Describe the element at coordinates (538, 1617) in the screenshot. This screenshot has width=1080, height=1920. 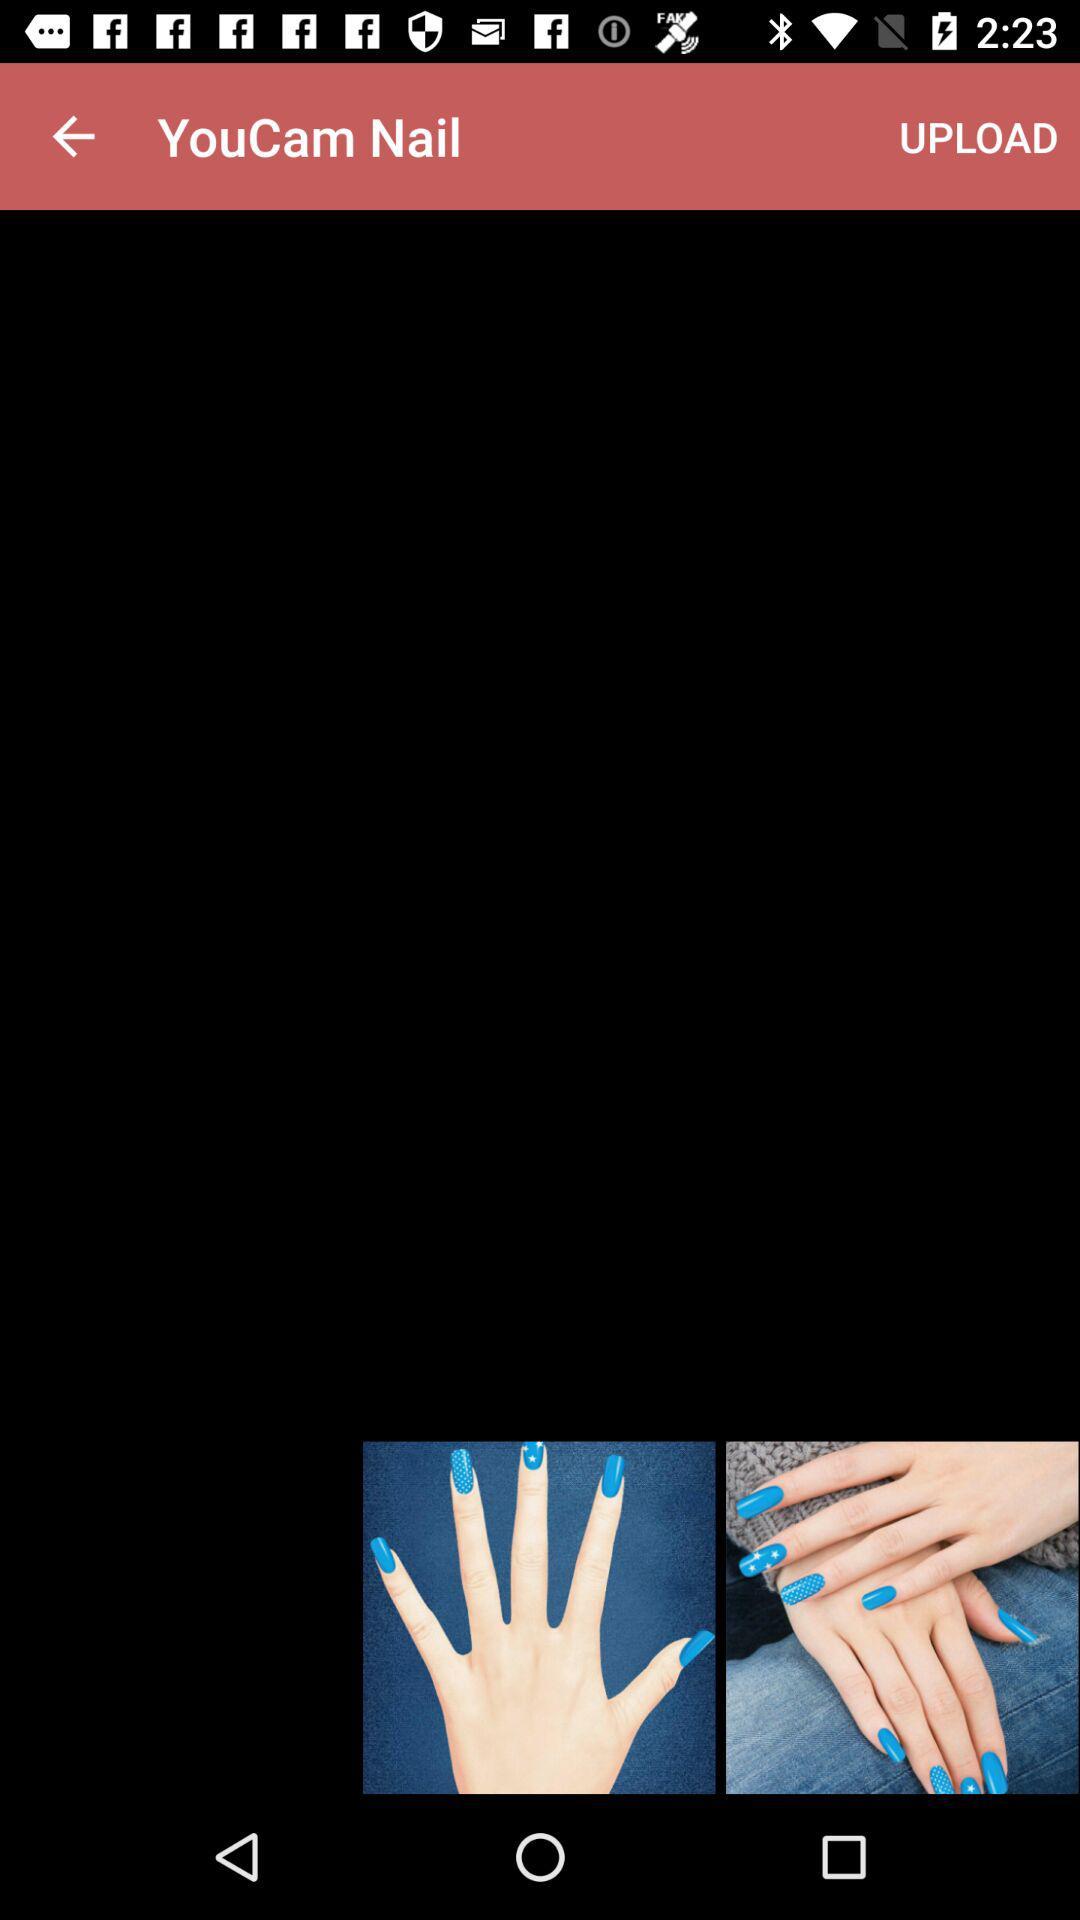
I see `this view` at that location.